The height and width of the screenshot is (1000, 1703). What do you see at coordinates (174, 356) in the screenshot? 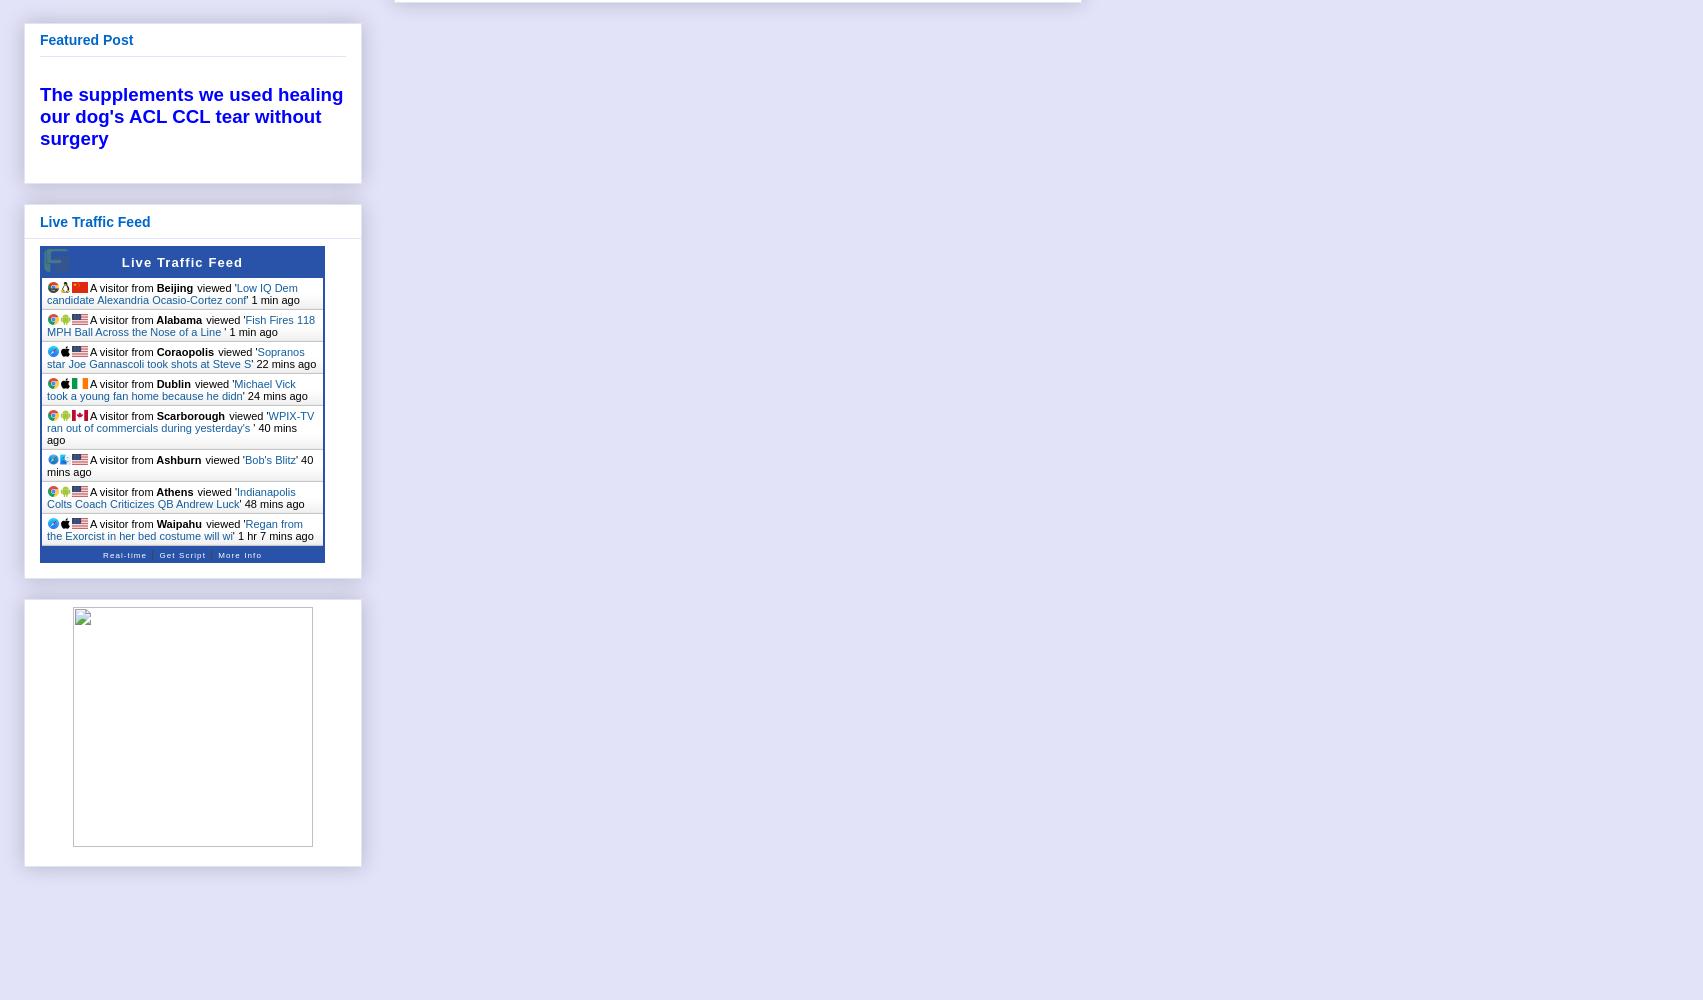
I see `'Sopranos star Joe Gannascoli took shots at Steve S'` at bounding box center [174, 356].